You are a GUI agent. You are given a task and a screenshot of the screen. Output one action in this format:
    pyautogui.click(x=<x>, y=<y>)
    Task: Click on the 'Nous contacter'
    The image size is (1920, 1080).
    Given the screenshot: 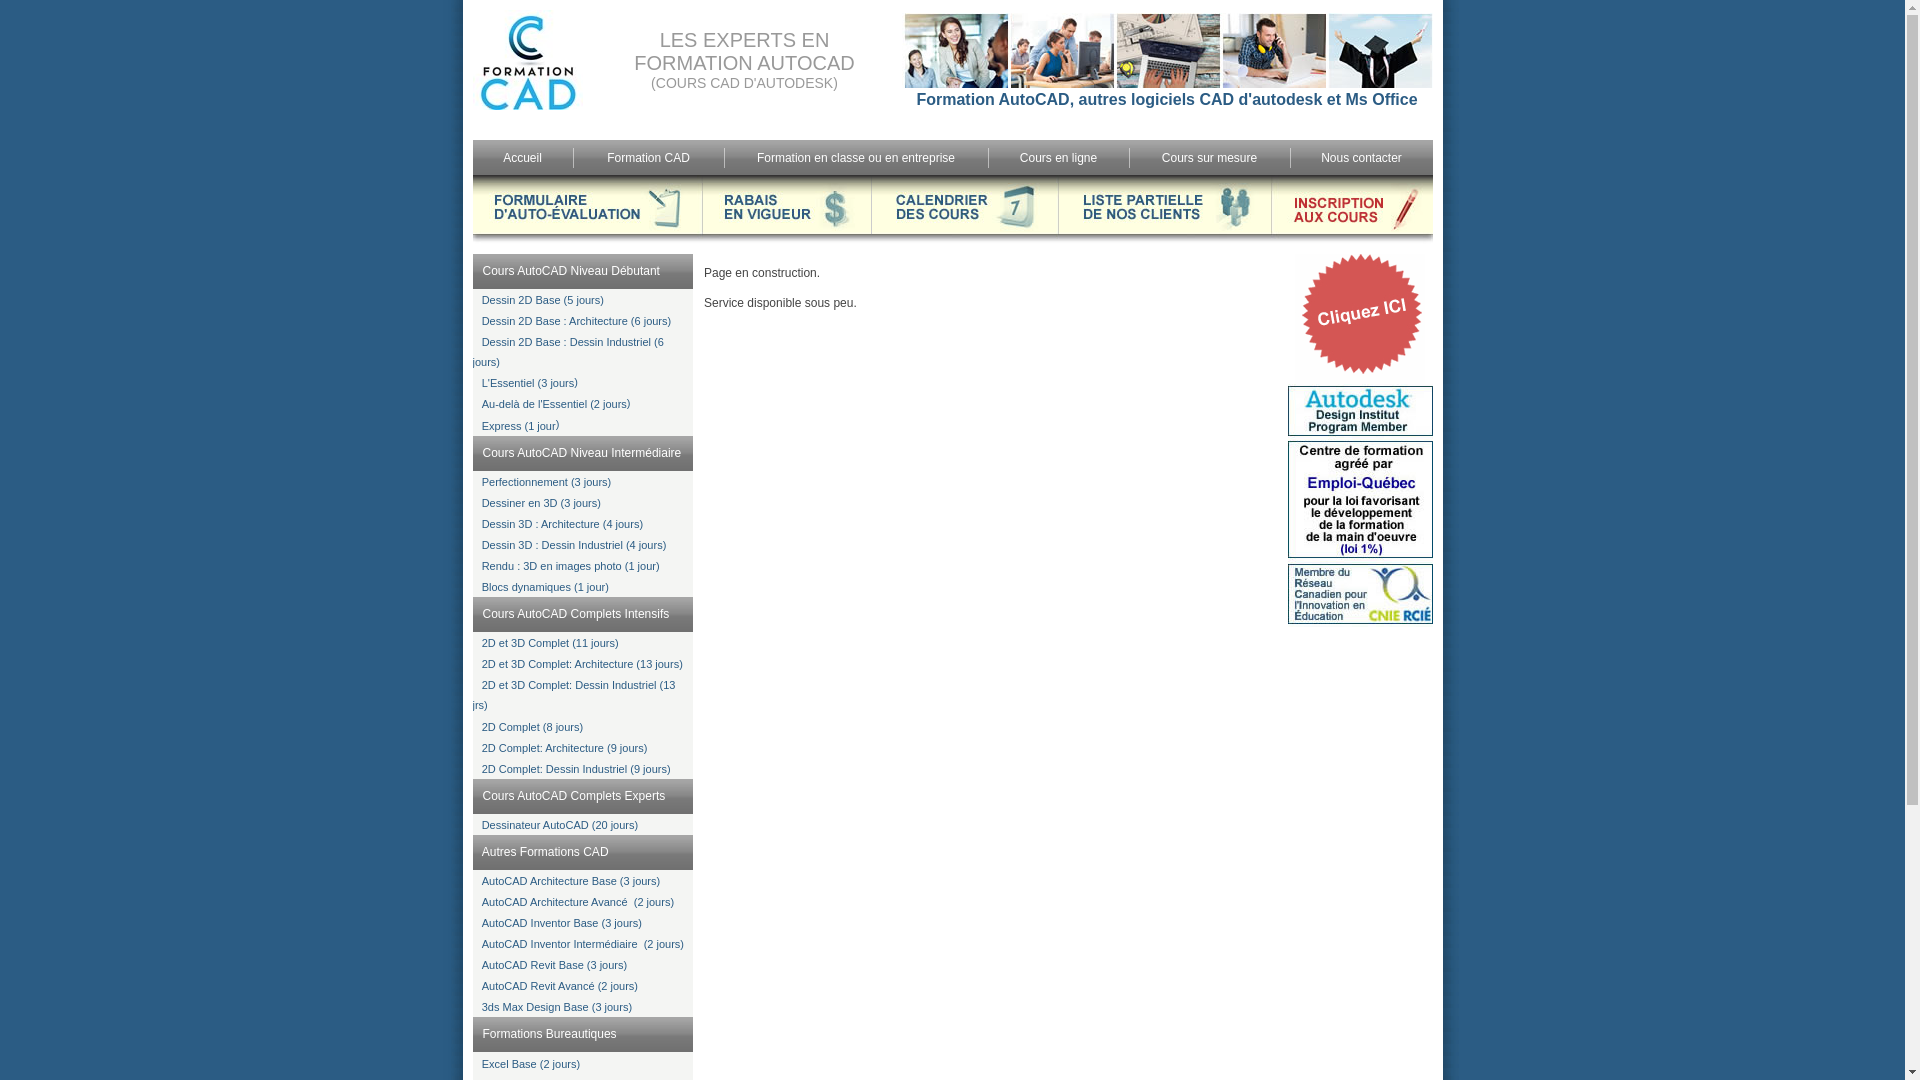 What is the action you would take?
    pyautogui.click(x=1360, y=156)
    